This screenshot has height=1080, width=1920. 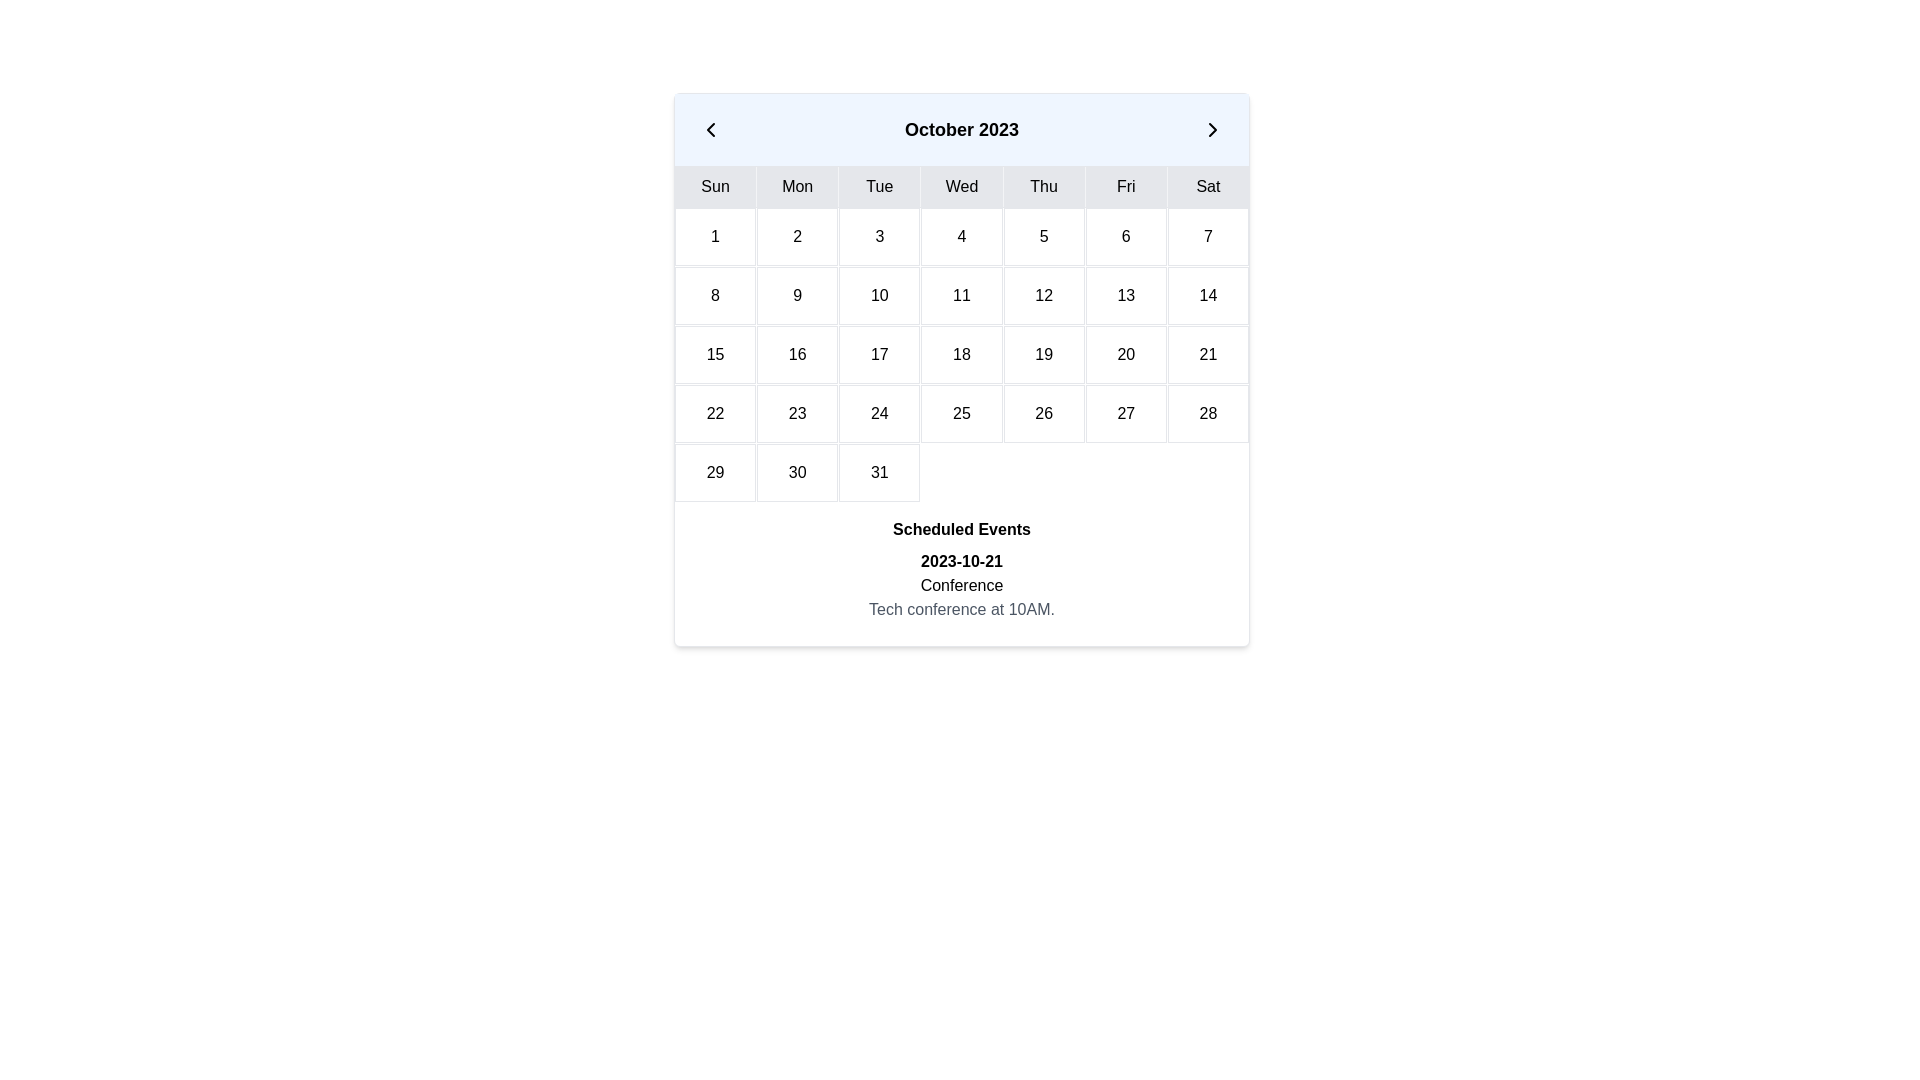 I want to click on the Date Cell for Thursday in the October 2023 calendar, so click(x=1043, y=235).